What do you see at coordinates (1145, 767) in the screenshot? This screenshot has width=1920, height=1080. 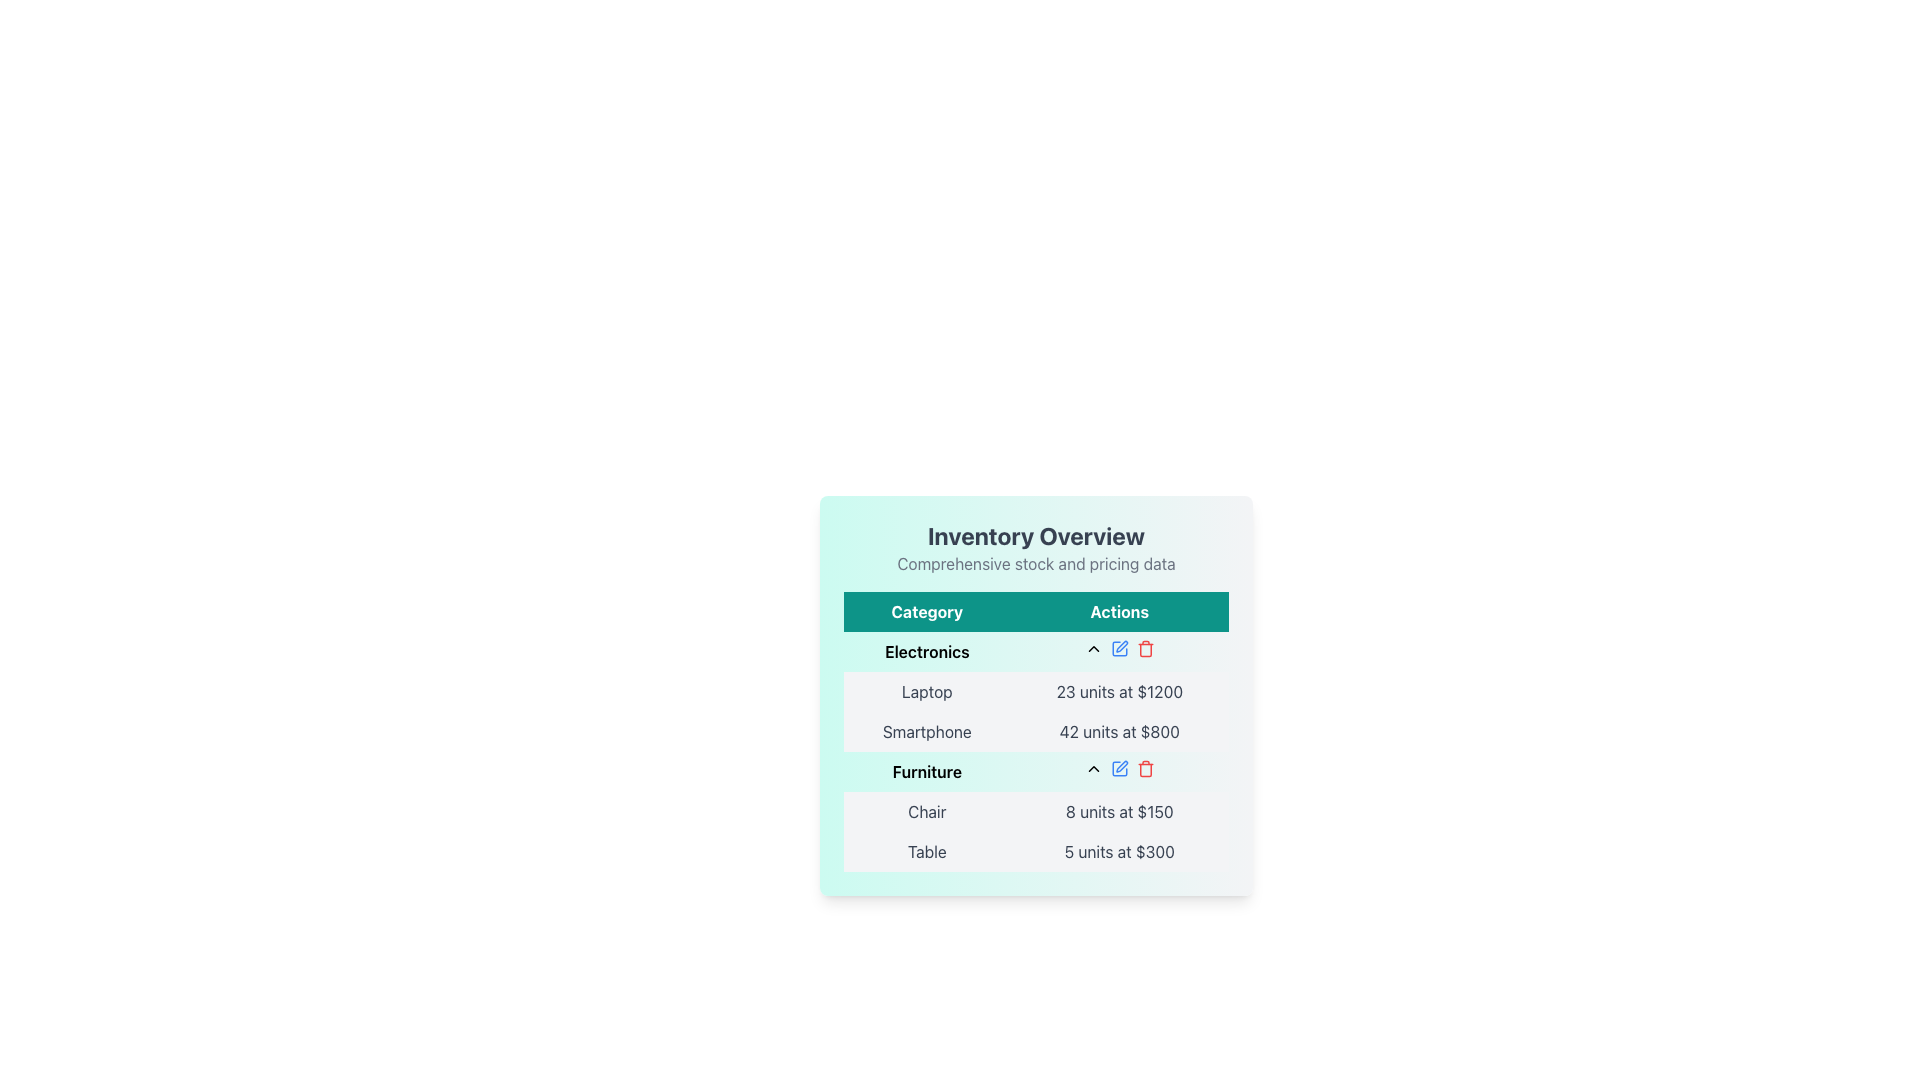 I see `the trash icon in the Actions column` at bounding box center [1145, 767].